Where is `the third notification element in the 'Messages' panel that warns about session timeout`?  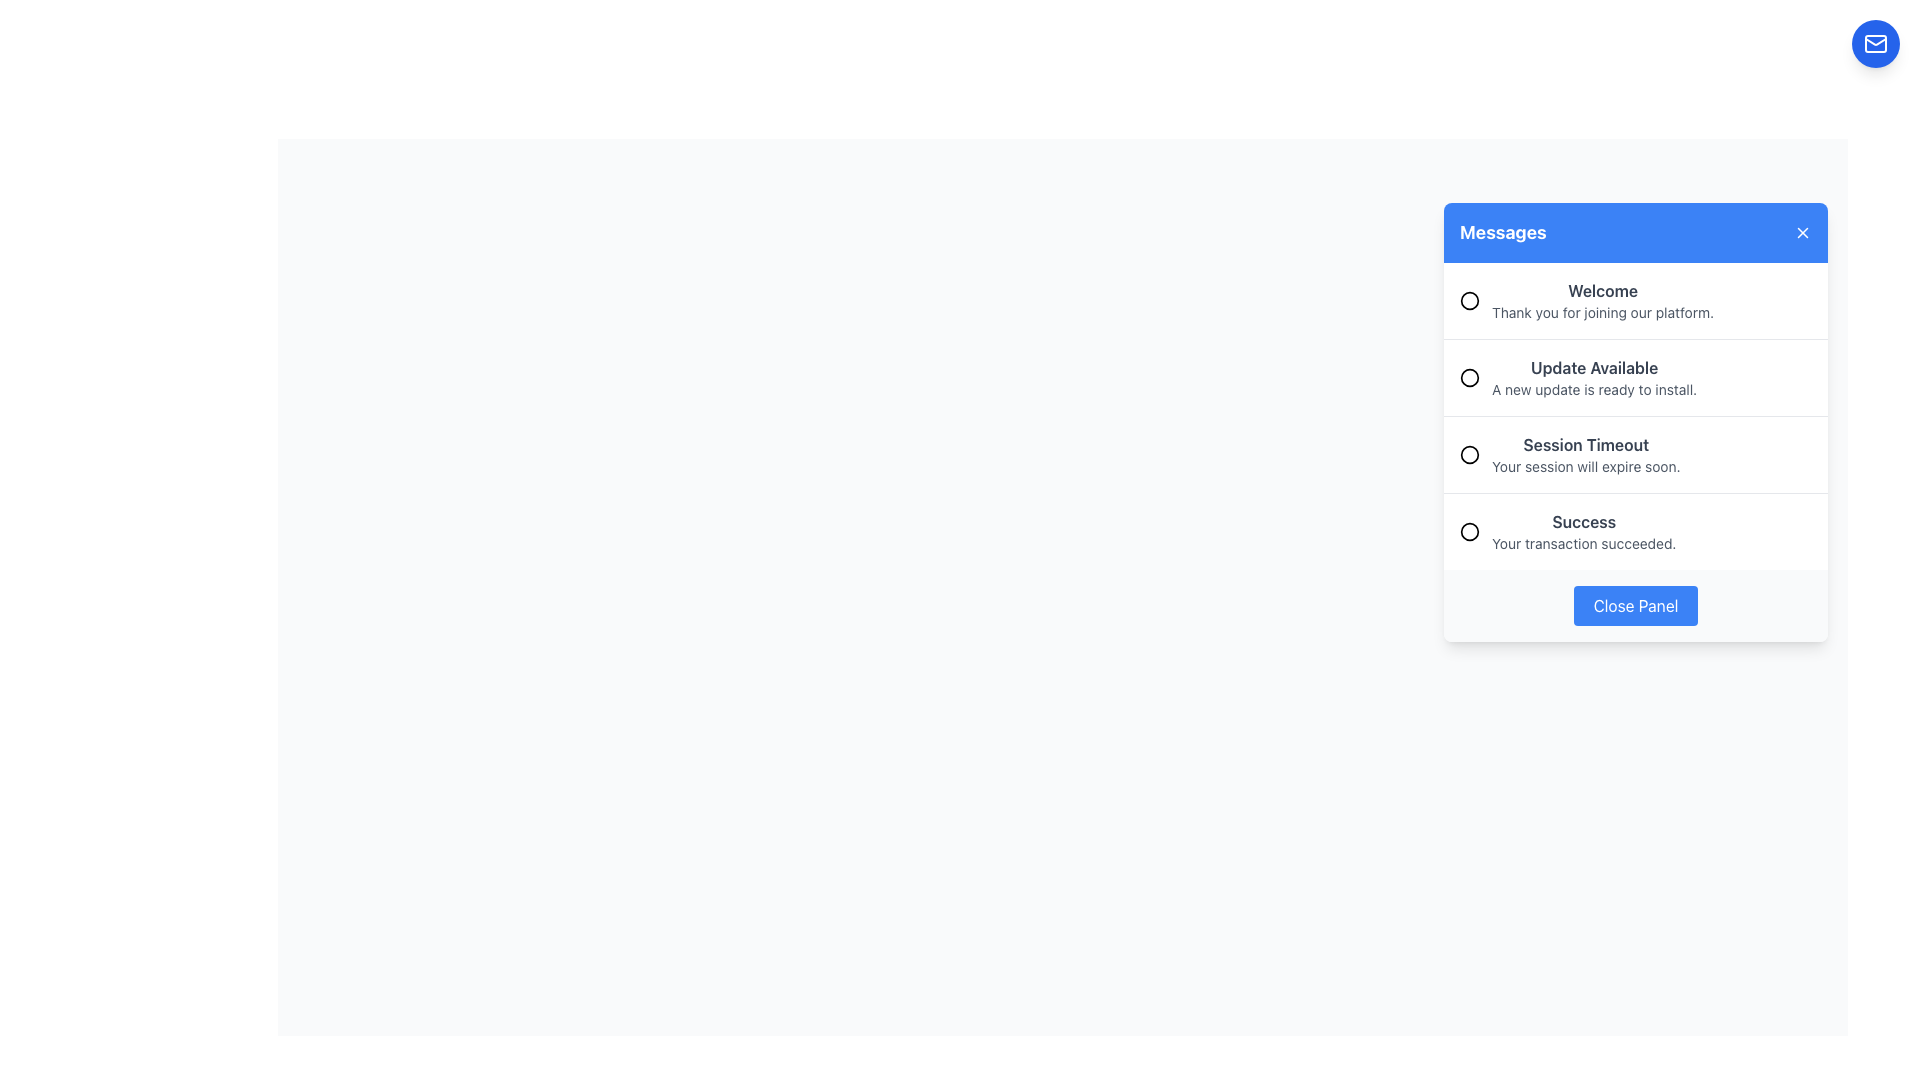 the third notification element in the 'Messages' panel that warns about session timeout is located at coordinates (1636, 454).